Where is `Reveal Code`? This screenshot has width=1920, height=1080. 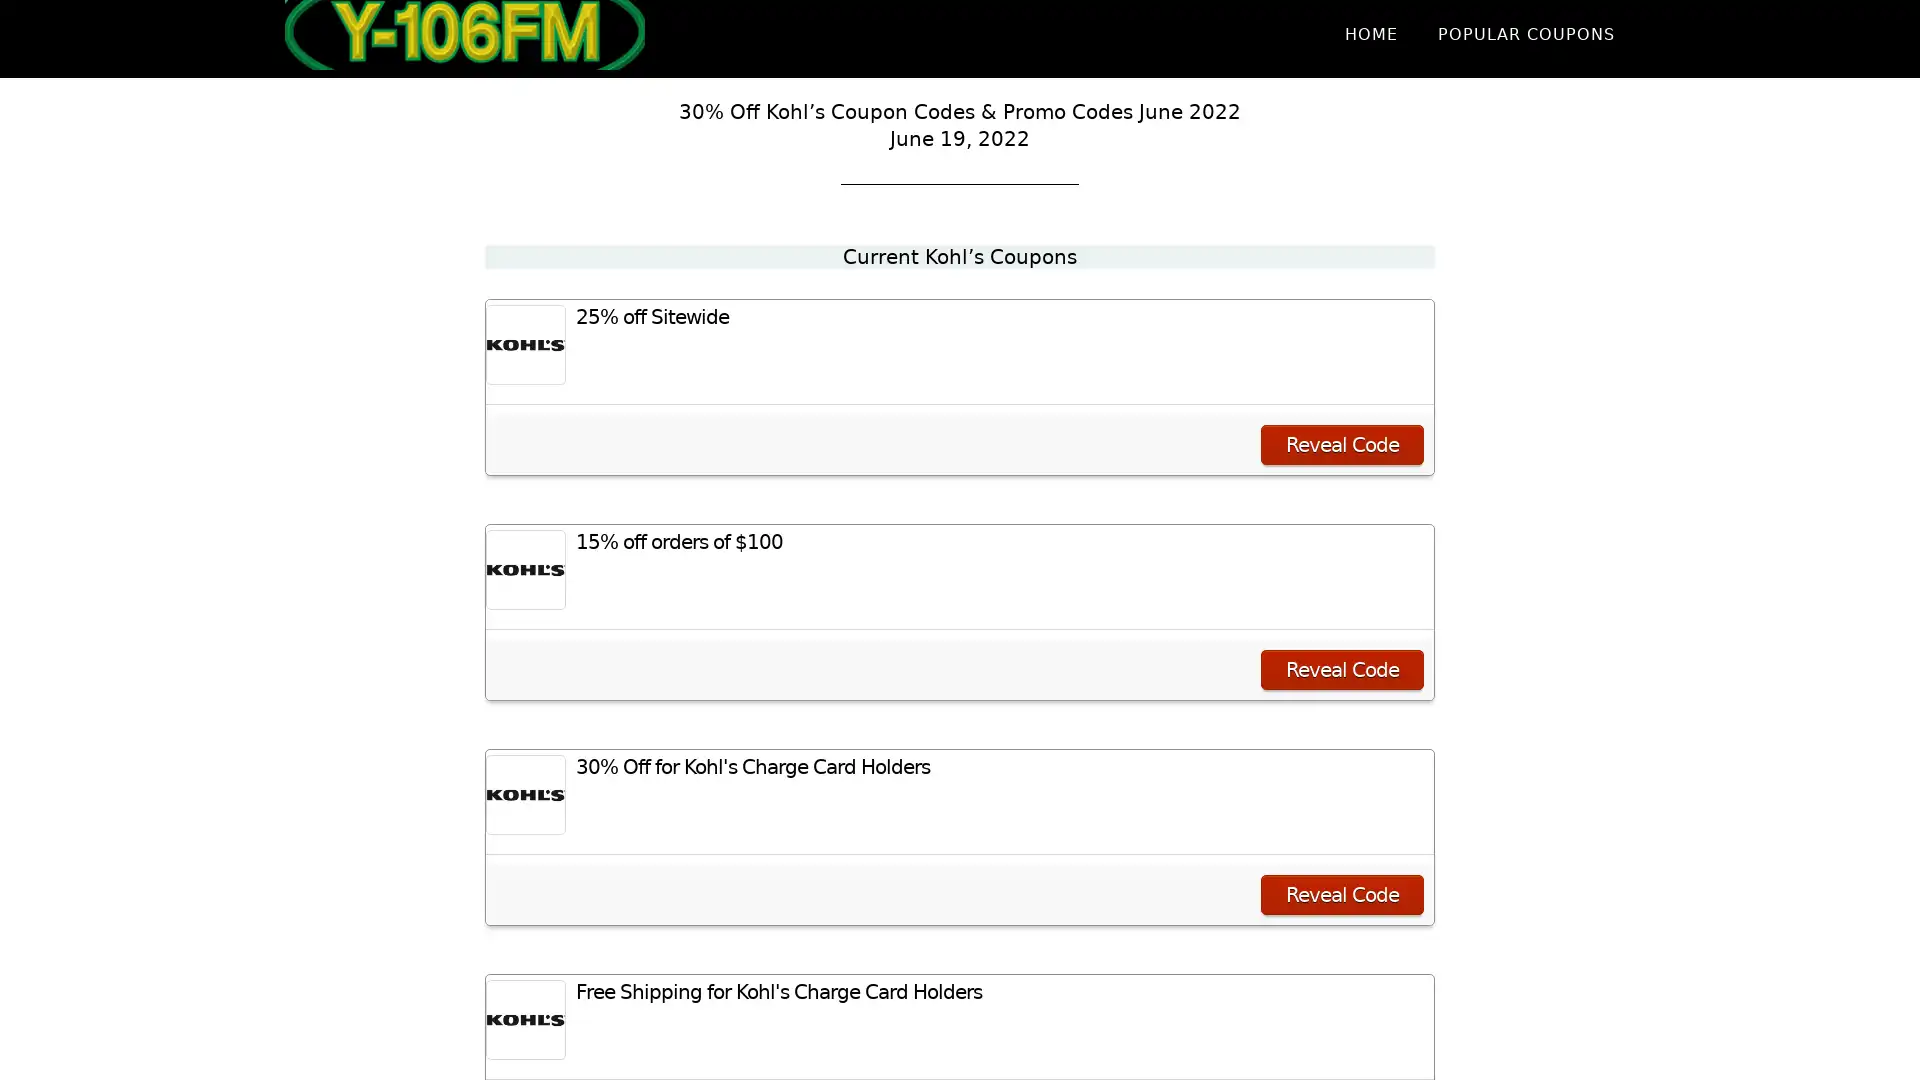
Reveal Code is located at coordinates (1342, 443).